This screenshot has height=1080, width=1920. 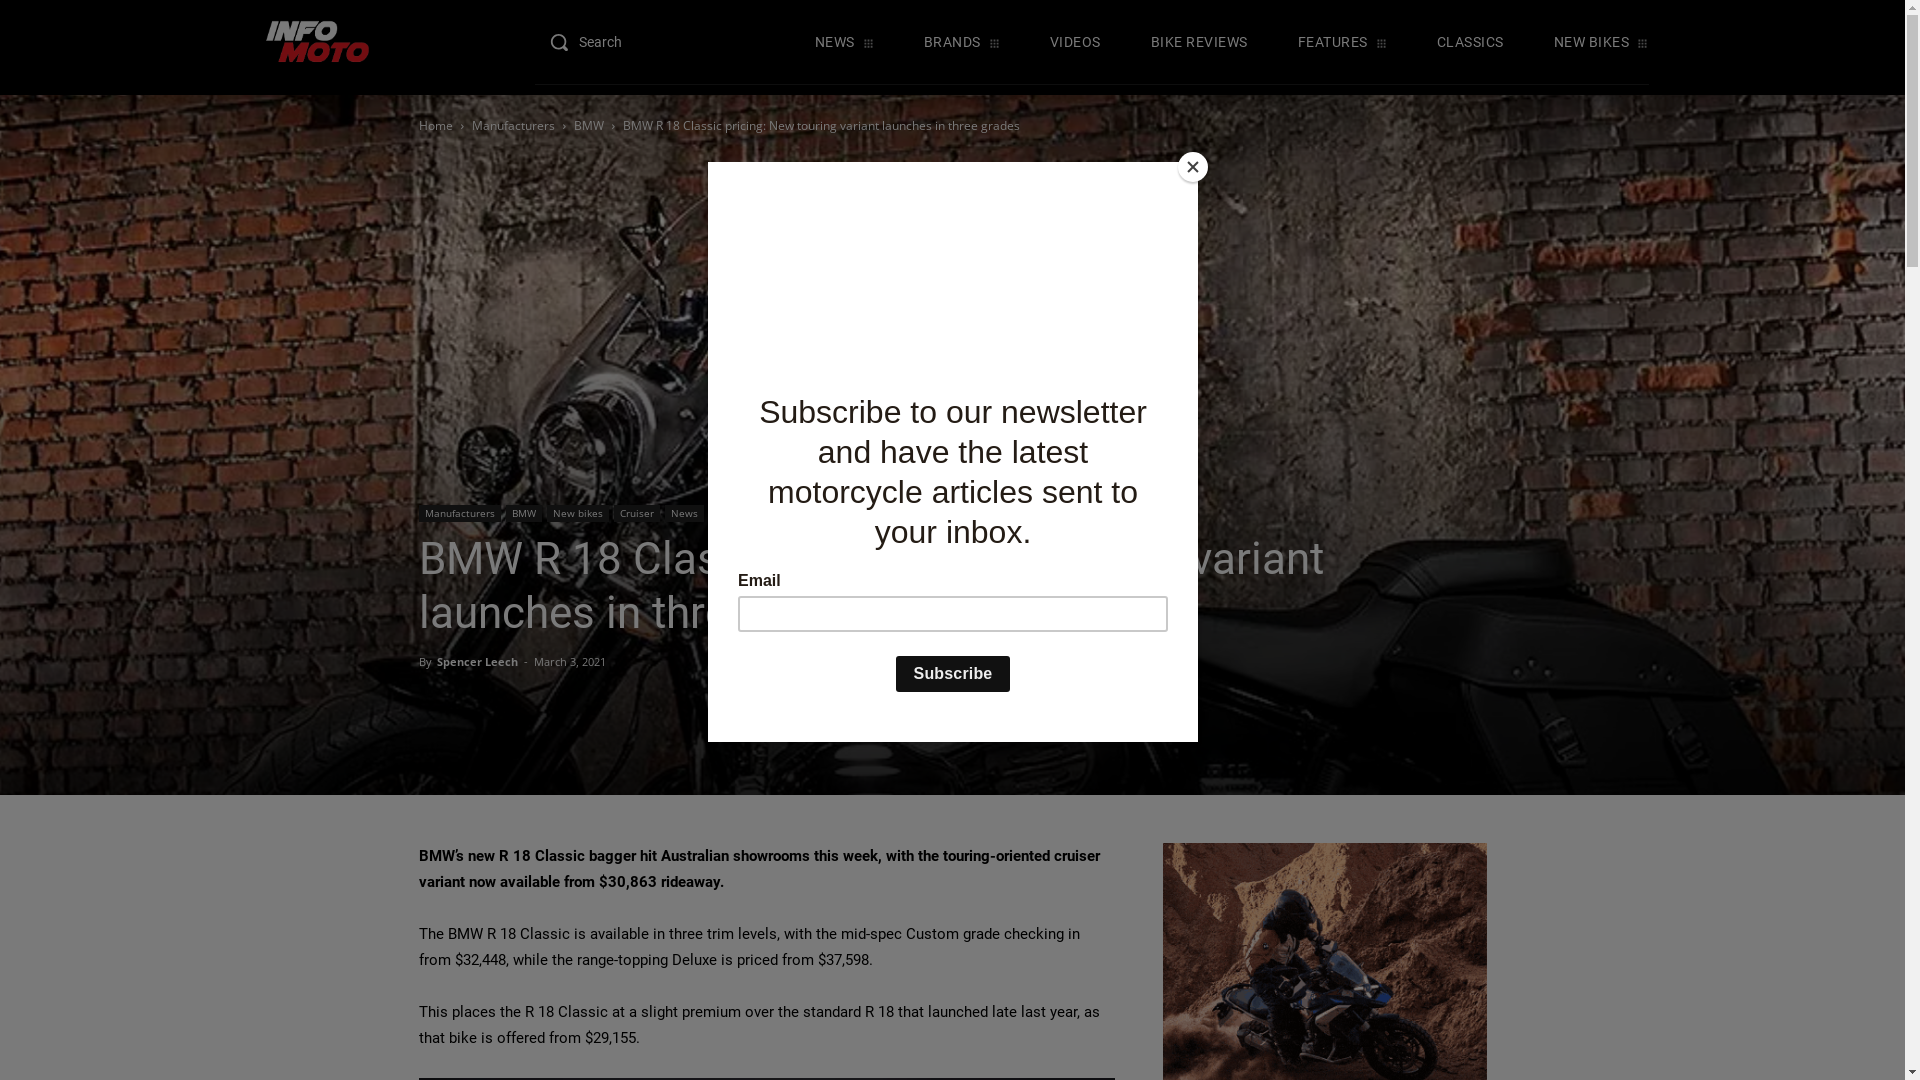 I want to click on 'BRANDS', so click(x=961, y=42).